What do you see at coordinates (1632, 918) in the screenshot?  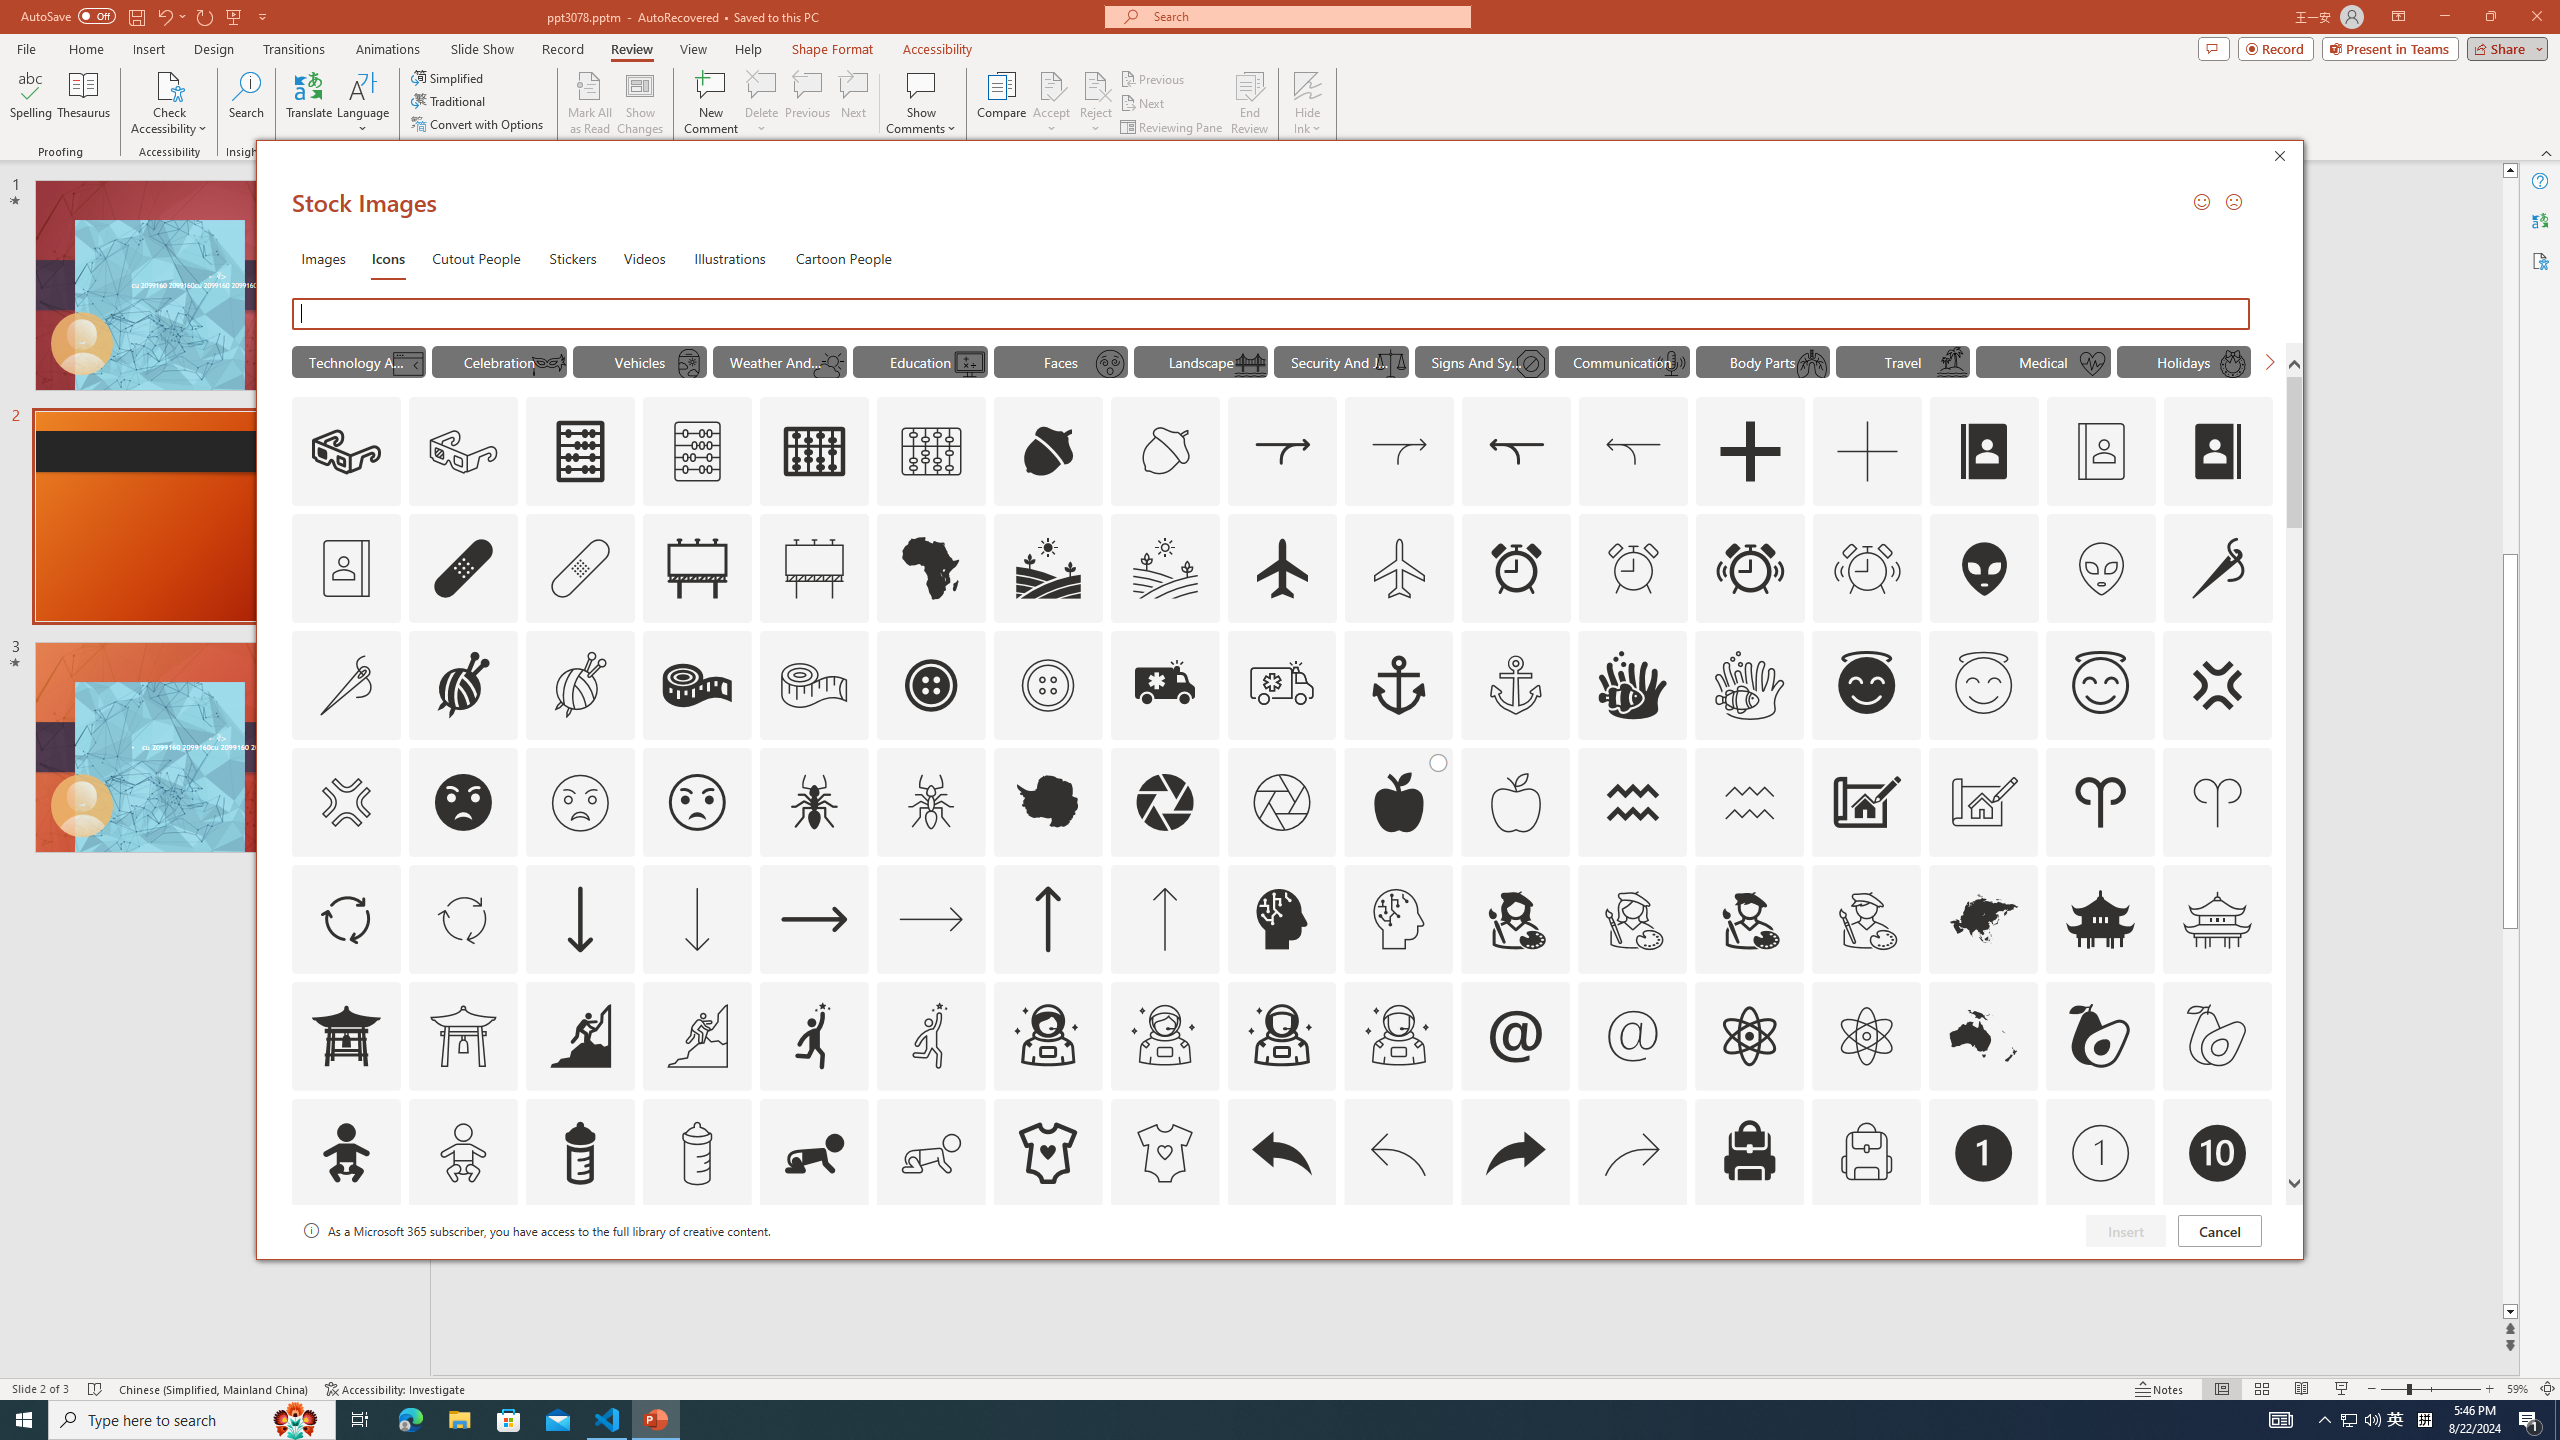 I see `'AutomationID: Icons_ArtistFemale_M'` at bounding box center [1632, 918].